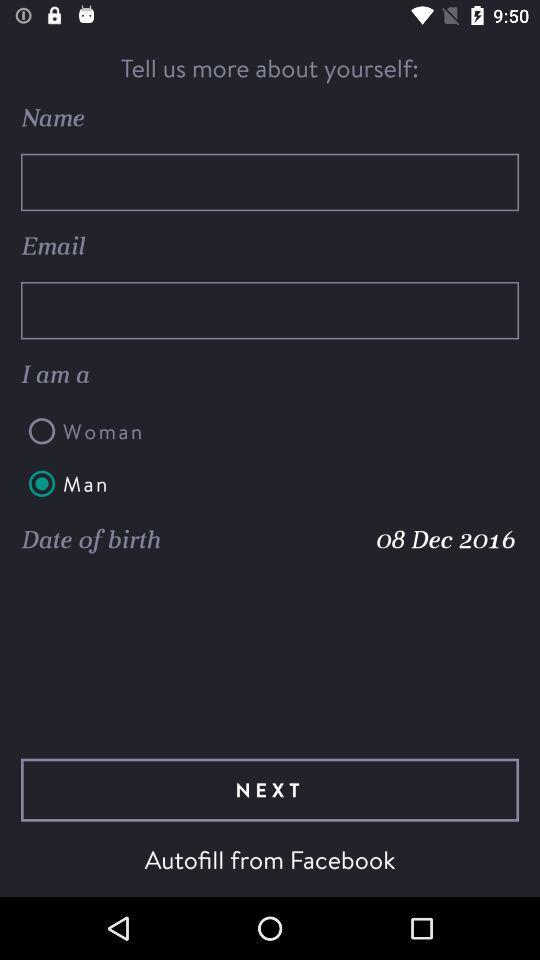 The height and width of the screenshot is (960, 540). Describe the element at coordinates (270, 310) in the screenshot. I see `the icon below email item` at that location.